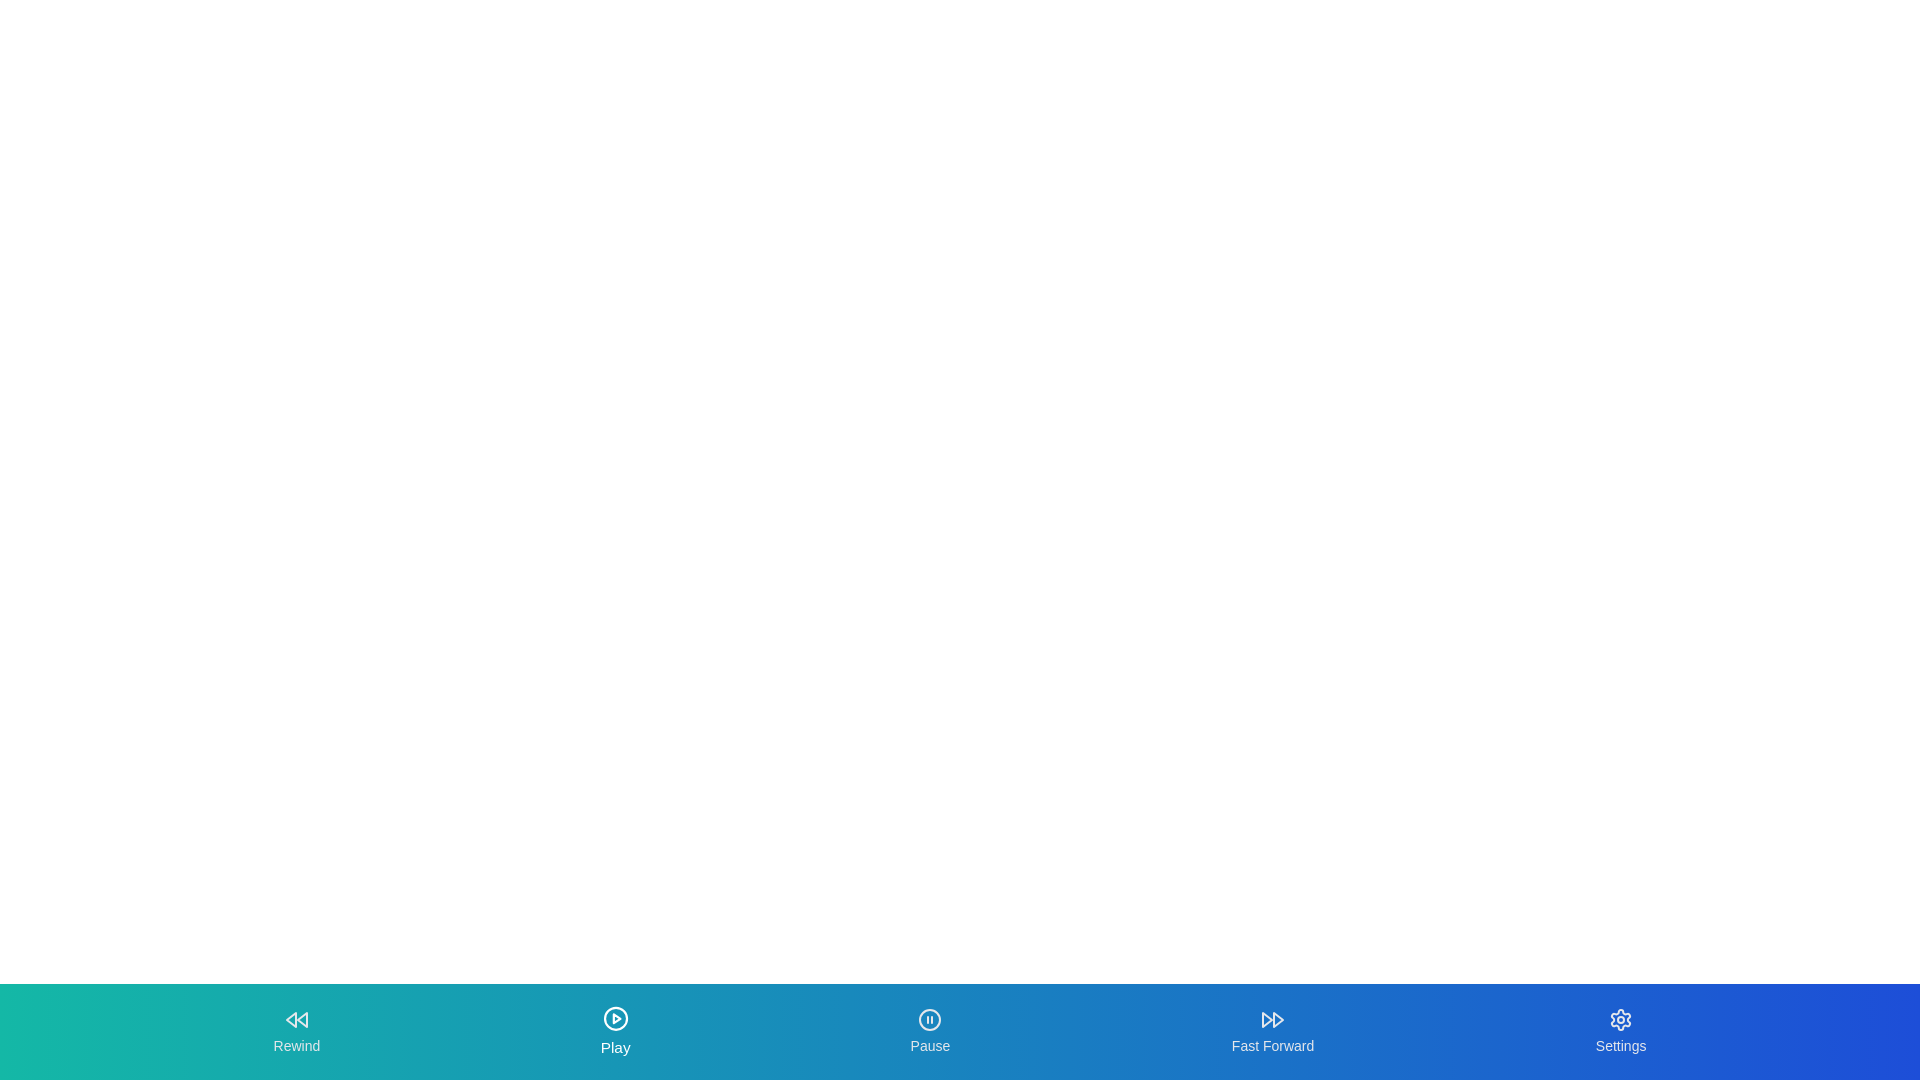  What do you see at coordinates (929, 1032) in the screenshot?
I see `the Pause tab by clicking its button` at bounding box center [929, 1032].